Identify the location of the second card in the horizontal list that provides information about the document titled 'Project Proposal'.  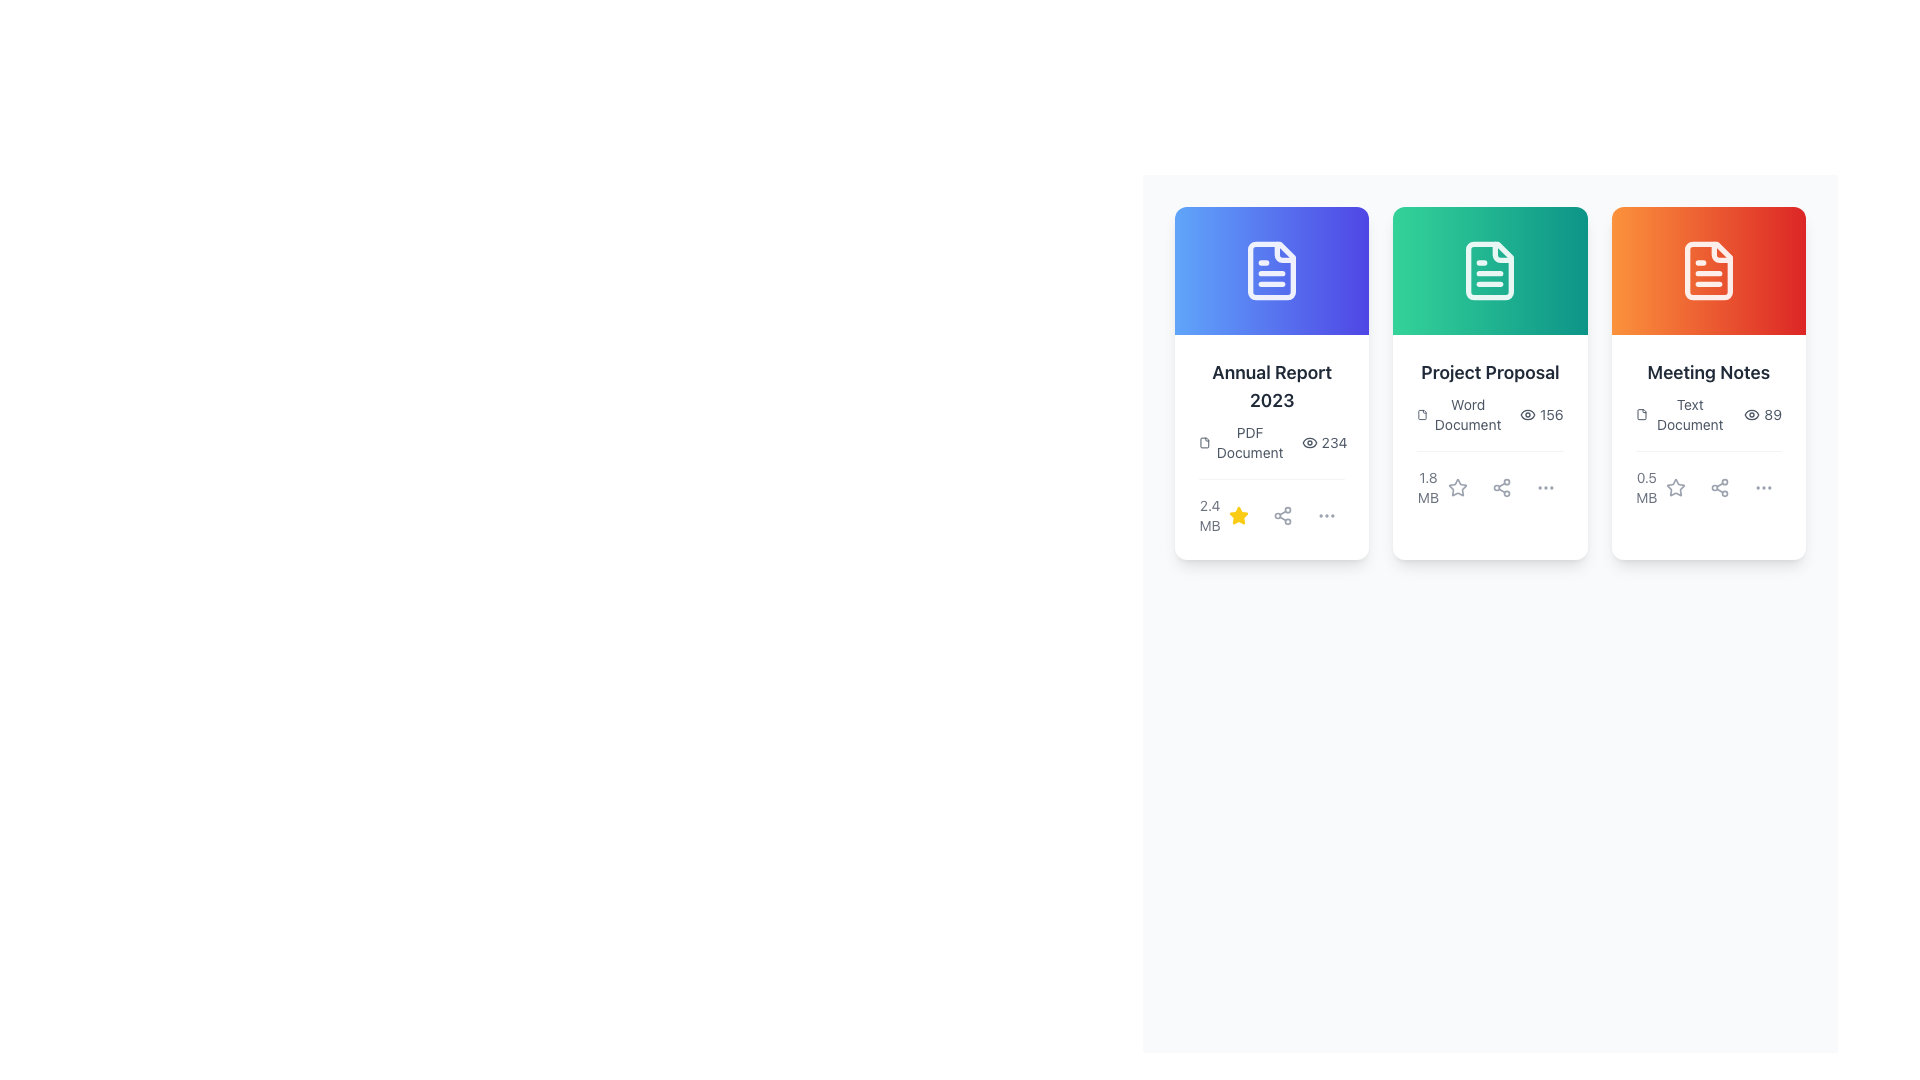
(1490, 383).